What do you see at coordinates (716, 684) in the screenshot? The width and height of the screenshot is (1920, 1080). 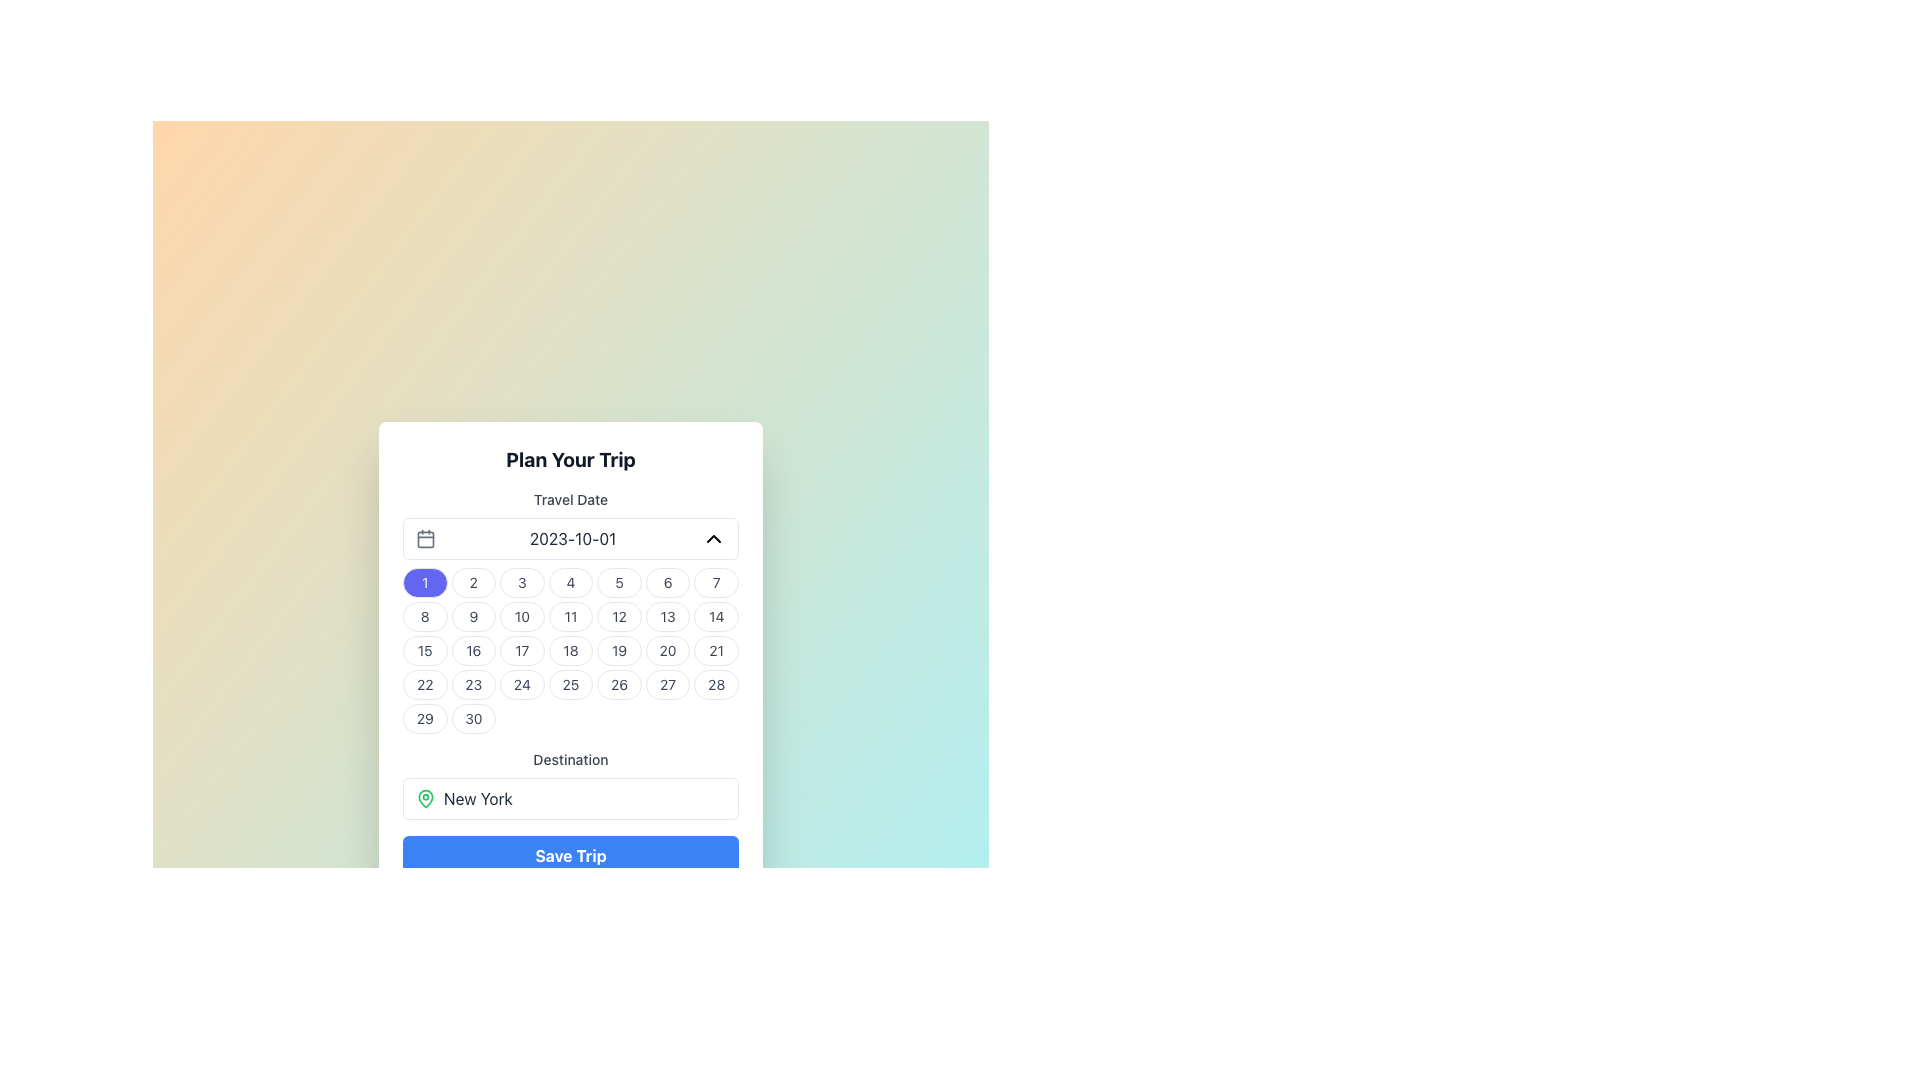 I see `the calendar date button representing the 28th day of the month` at bounding box center [716, 684].